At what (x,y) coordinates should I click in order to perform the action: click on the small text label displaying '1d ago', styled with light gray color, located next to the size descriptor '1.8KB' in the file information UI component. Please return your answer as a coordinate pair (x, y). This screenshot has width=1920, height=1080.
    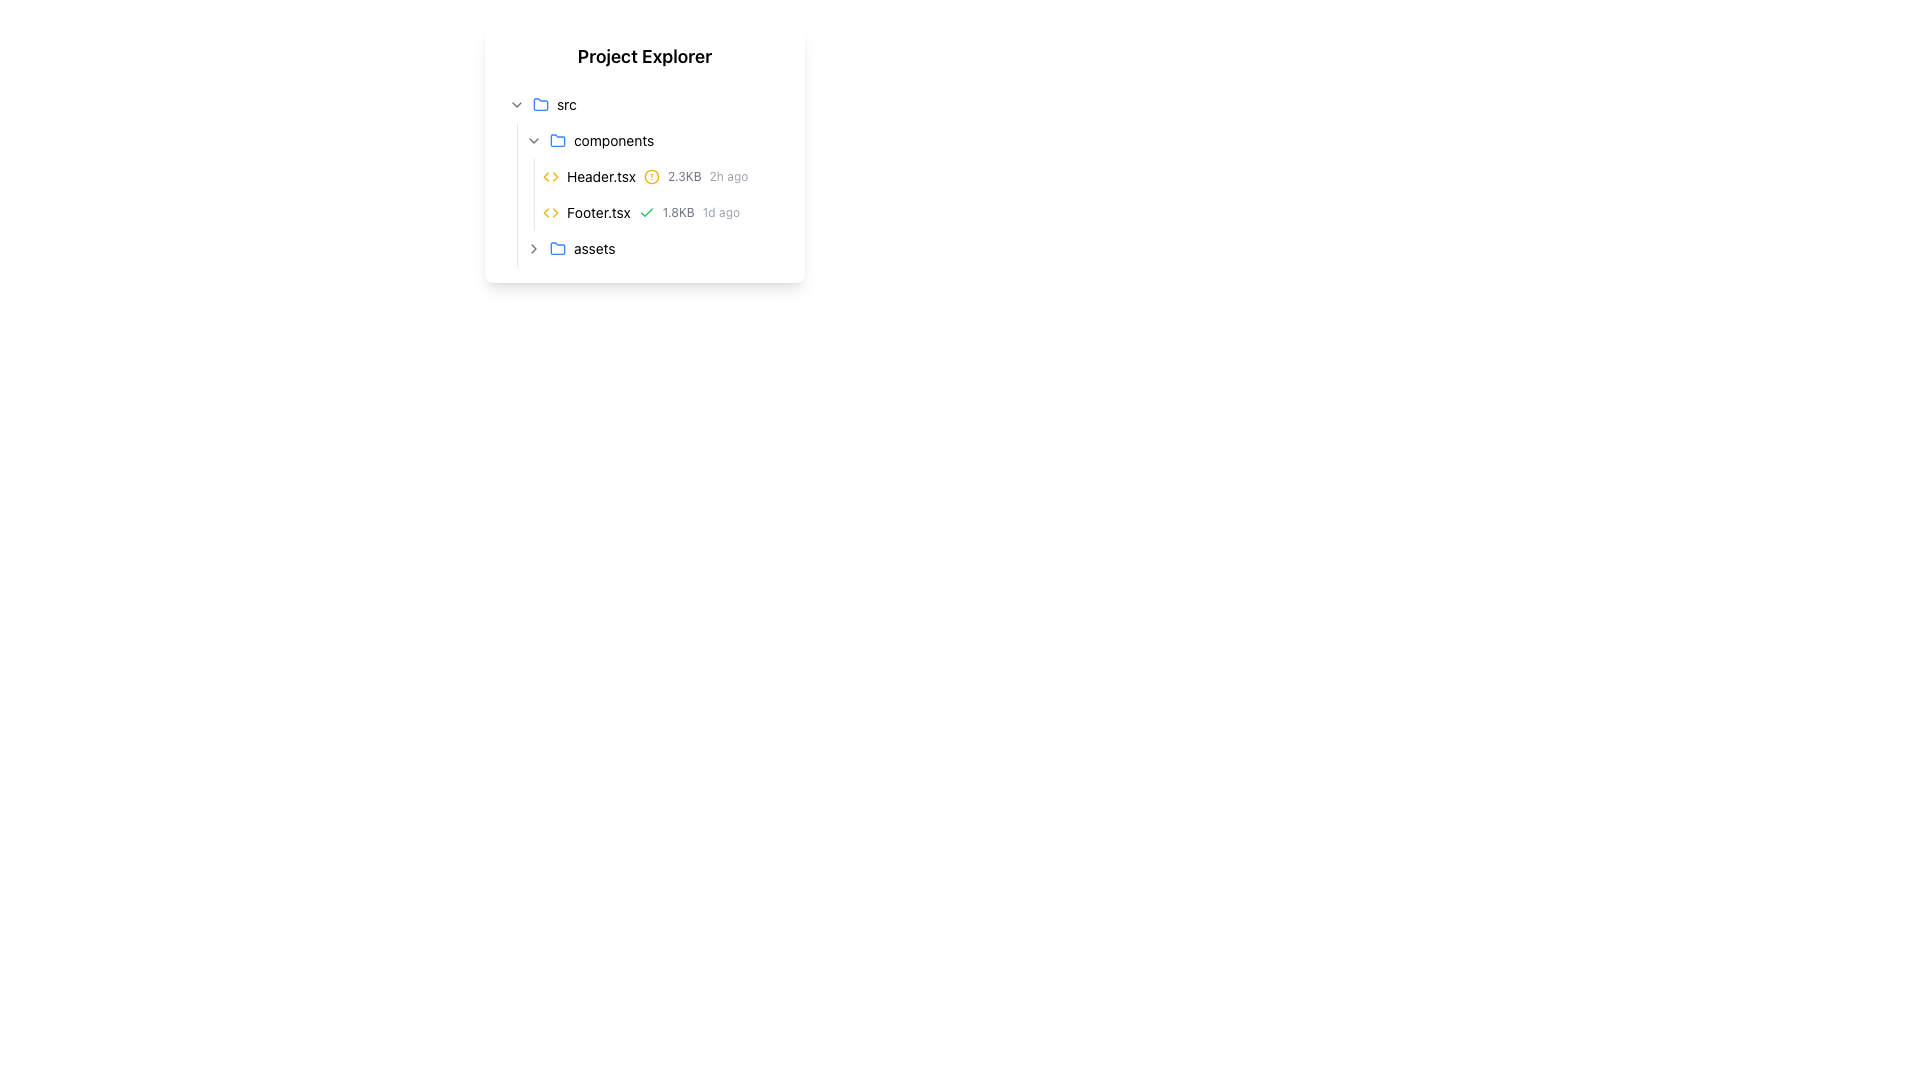
    Looking at the image, I should click on (720, 212).